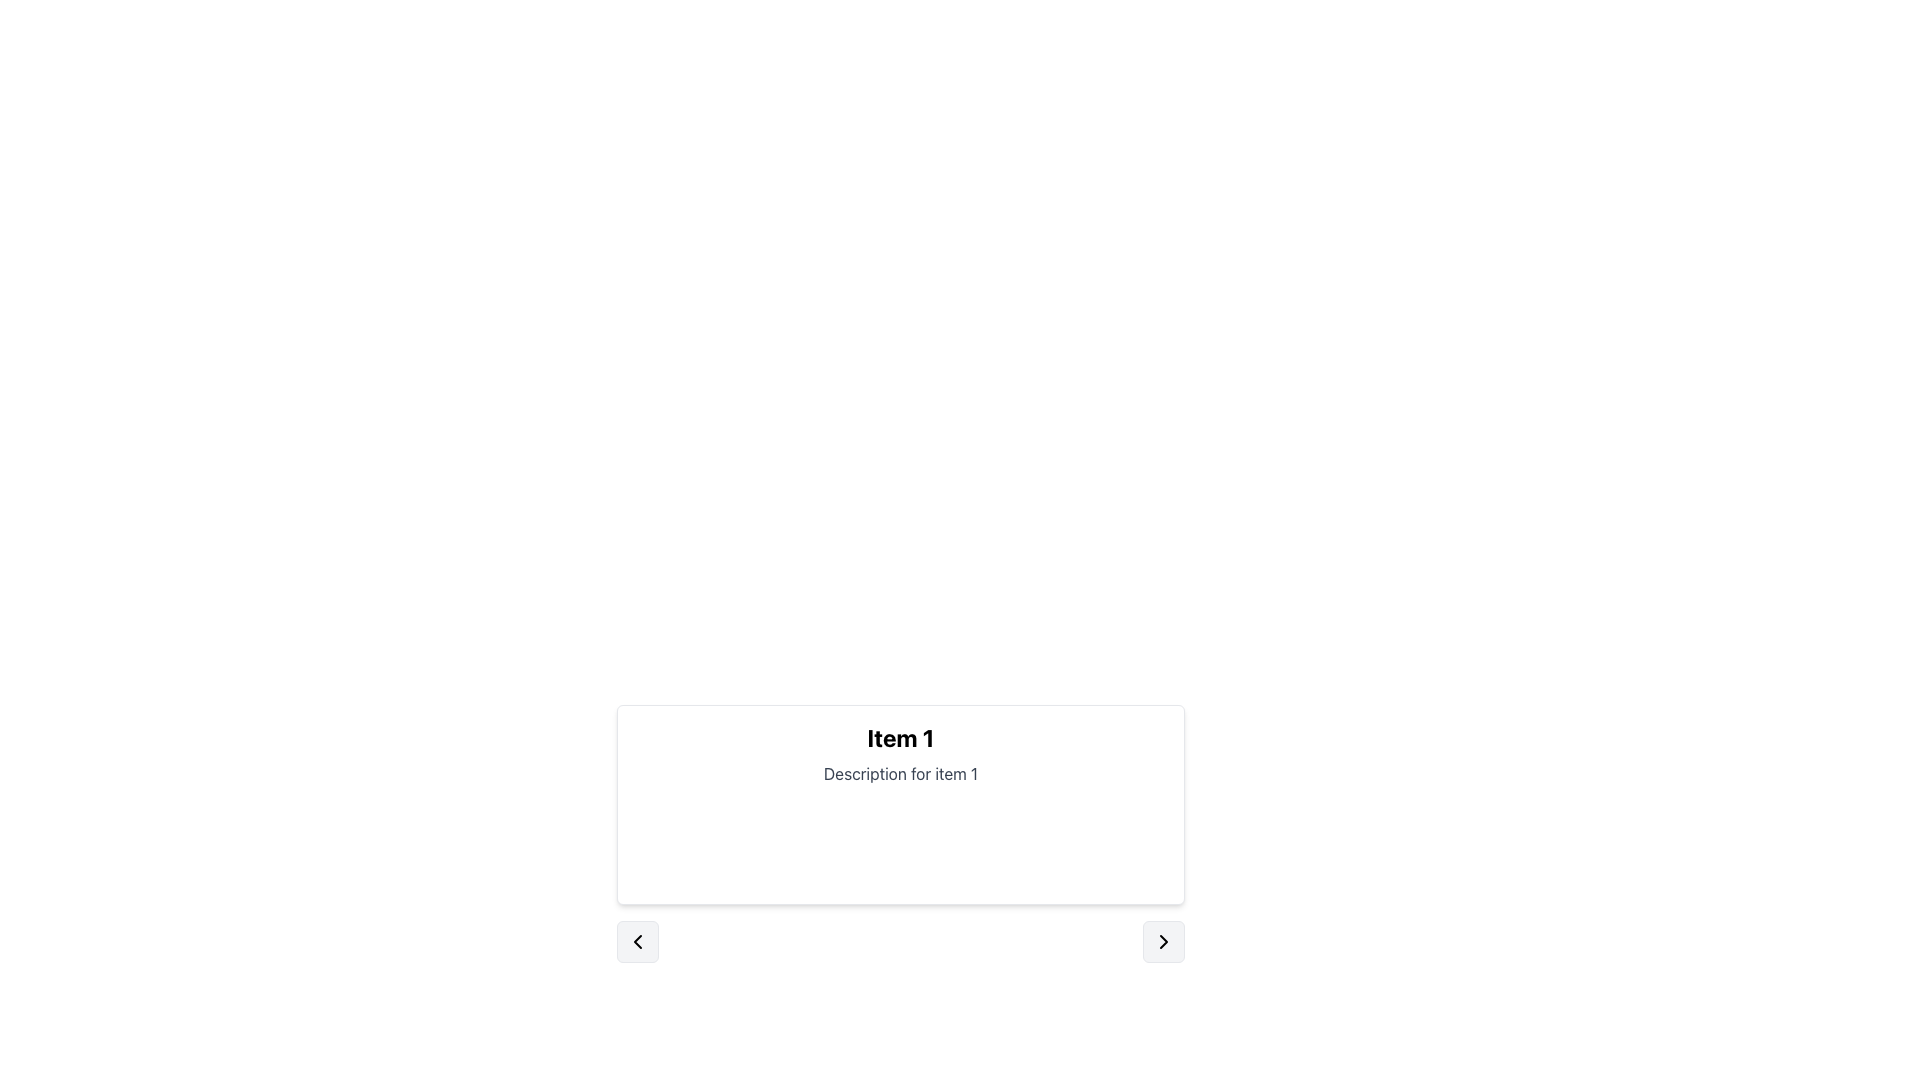  What do you see at coordinates (900, 941) in the screenshot?
I see `the central dot marker of the Navigation control bar positioned below the content box labeled 'Item 1'` at bounding box center [900, 941].